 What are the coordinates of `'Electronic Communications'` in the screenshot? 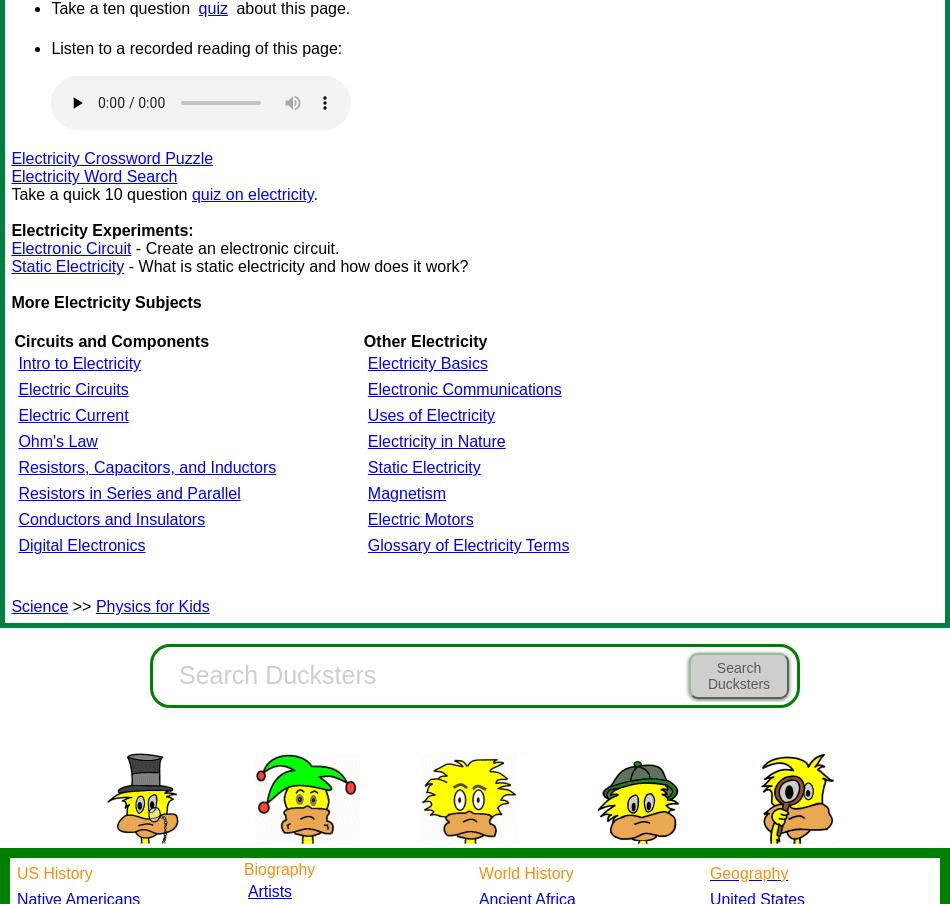 It's located at (365, 388).